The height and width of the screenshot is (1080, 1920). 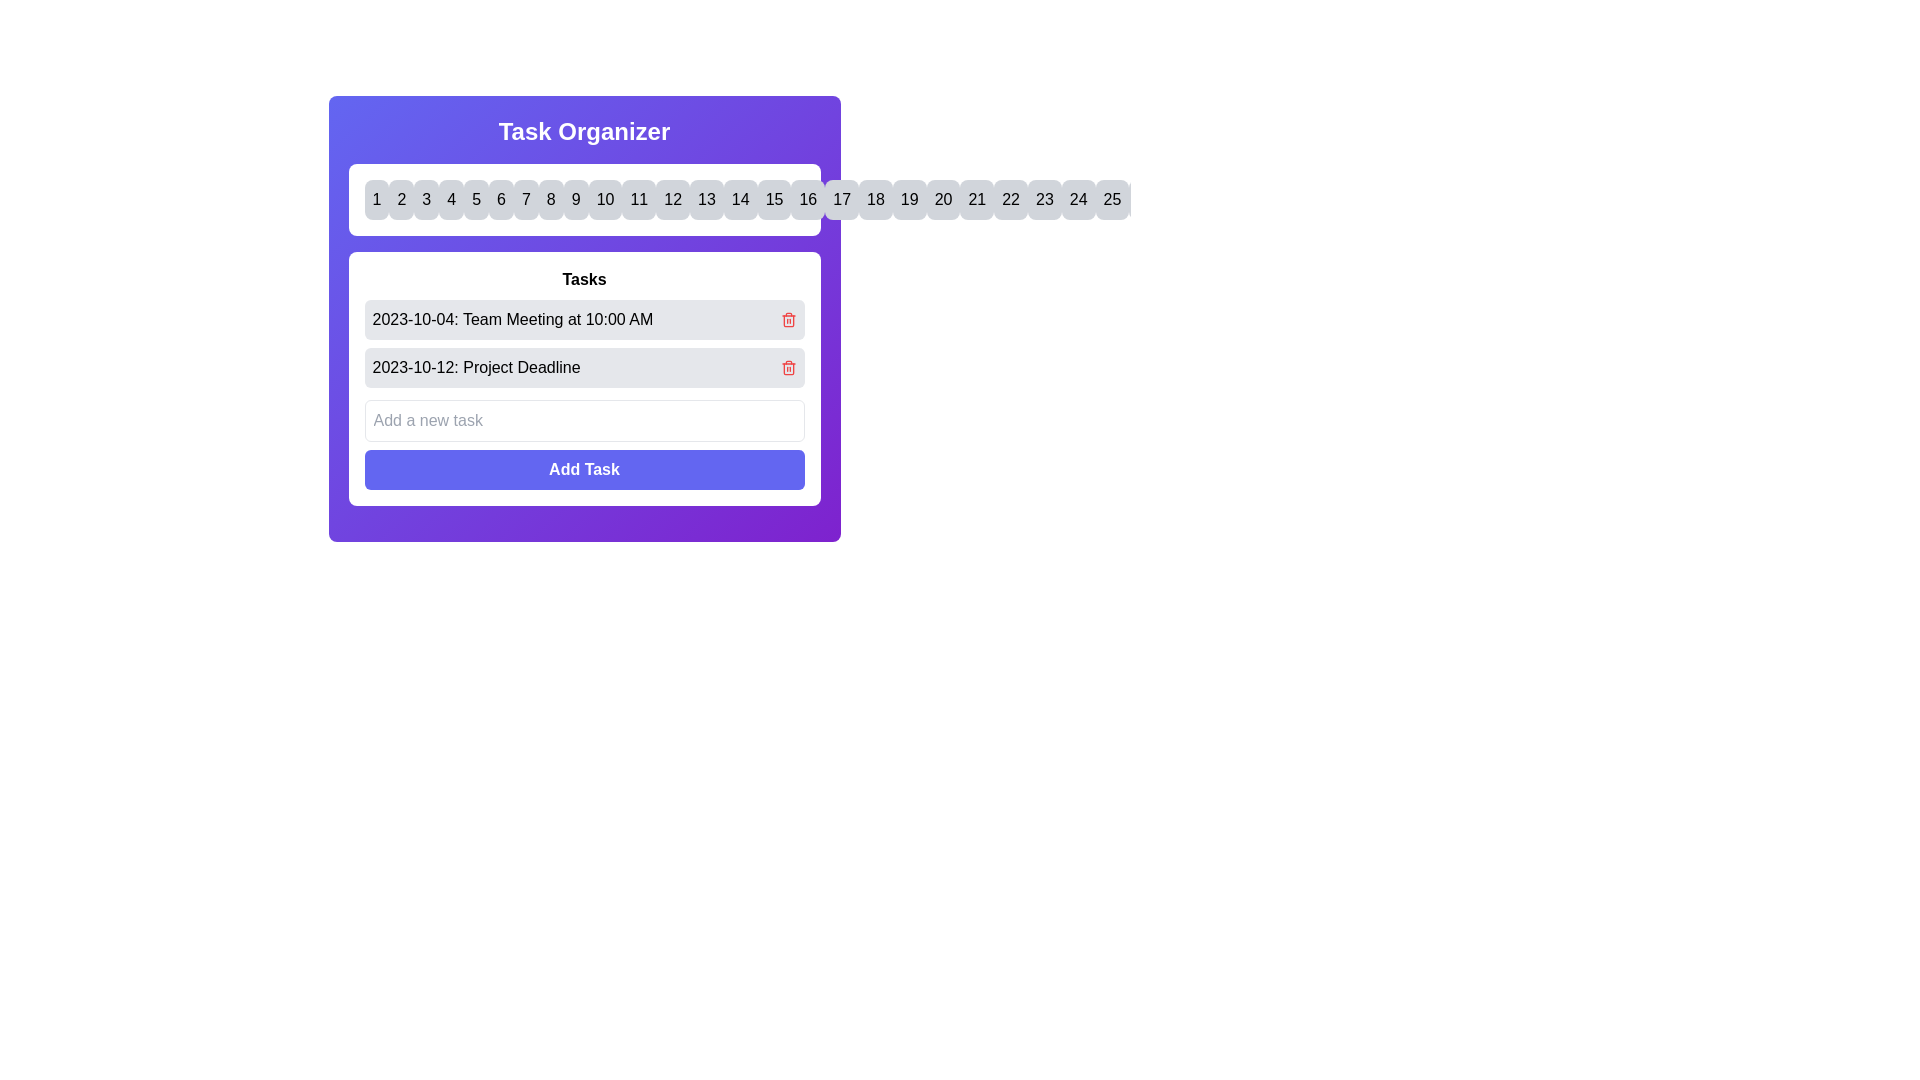 What do you see at coordinates (1077, 200) in the screenshot?
I see `the 24th button in the calendar interface` at bounding box center [1077, 200].